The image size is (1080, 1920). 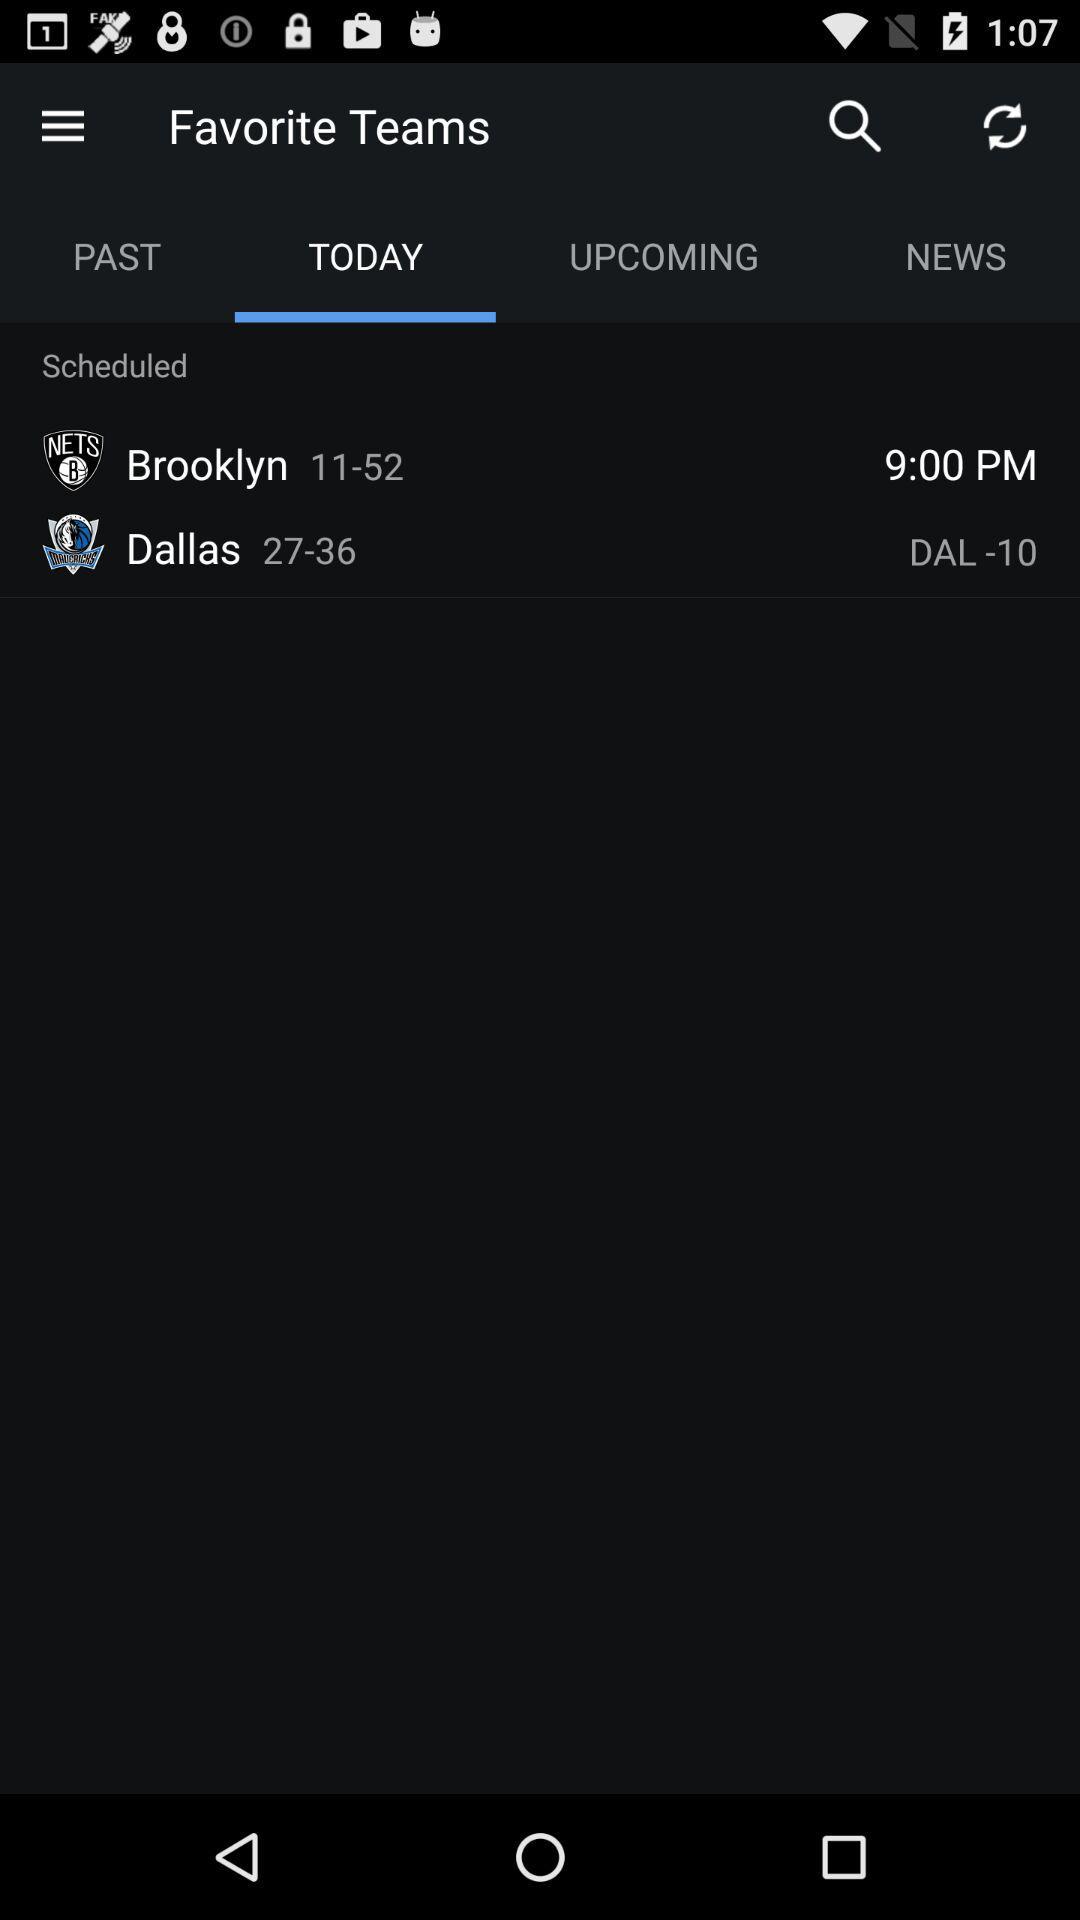 I want to click on app next to the dal -10 app, so click(x=309, y=549).